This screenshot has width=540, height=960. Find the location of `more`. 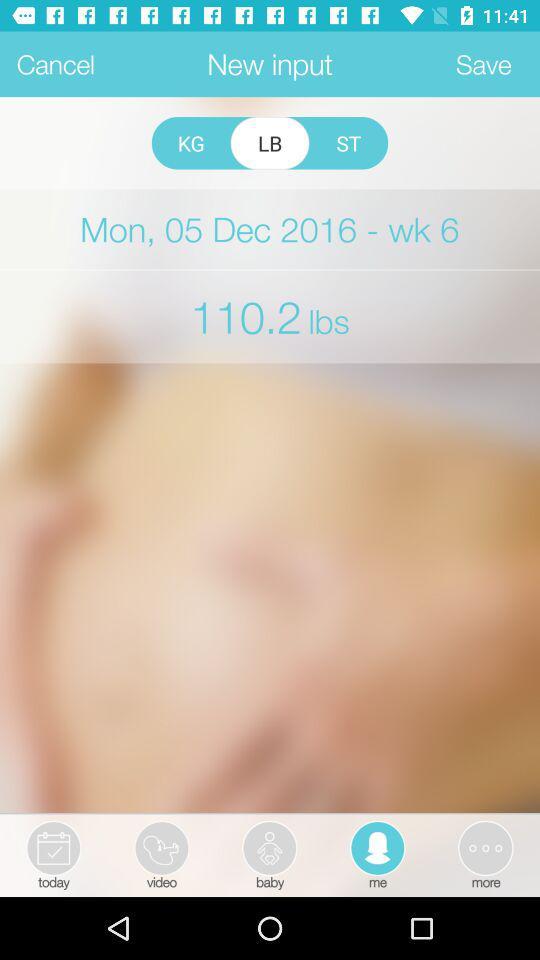

more is located at coordinates (483, 853).